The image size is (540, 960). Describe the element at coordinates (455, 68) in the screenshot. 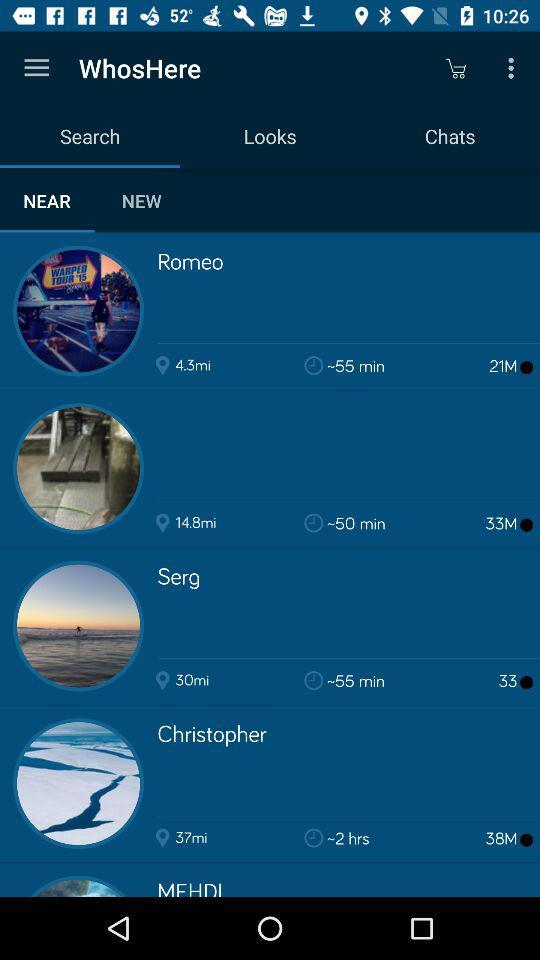

I see `item to the right of the looks icon` at that location.